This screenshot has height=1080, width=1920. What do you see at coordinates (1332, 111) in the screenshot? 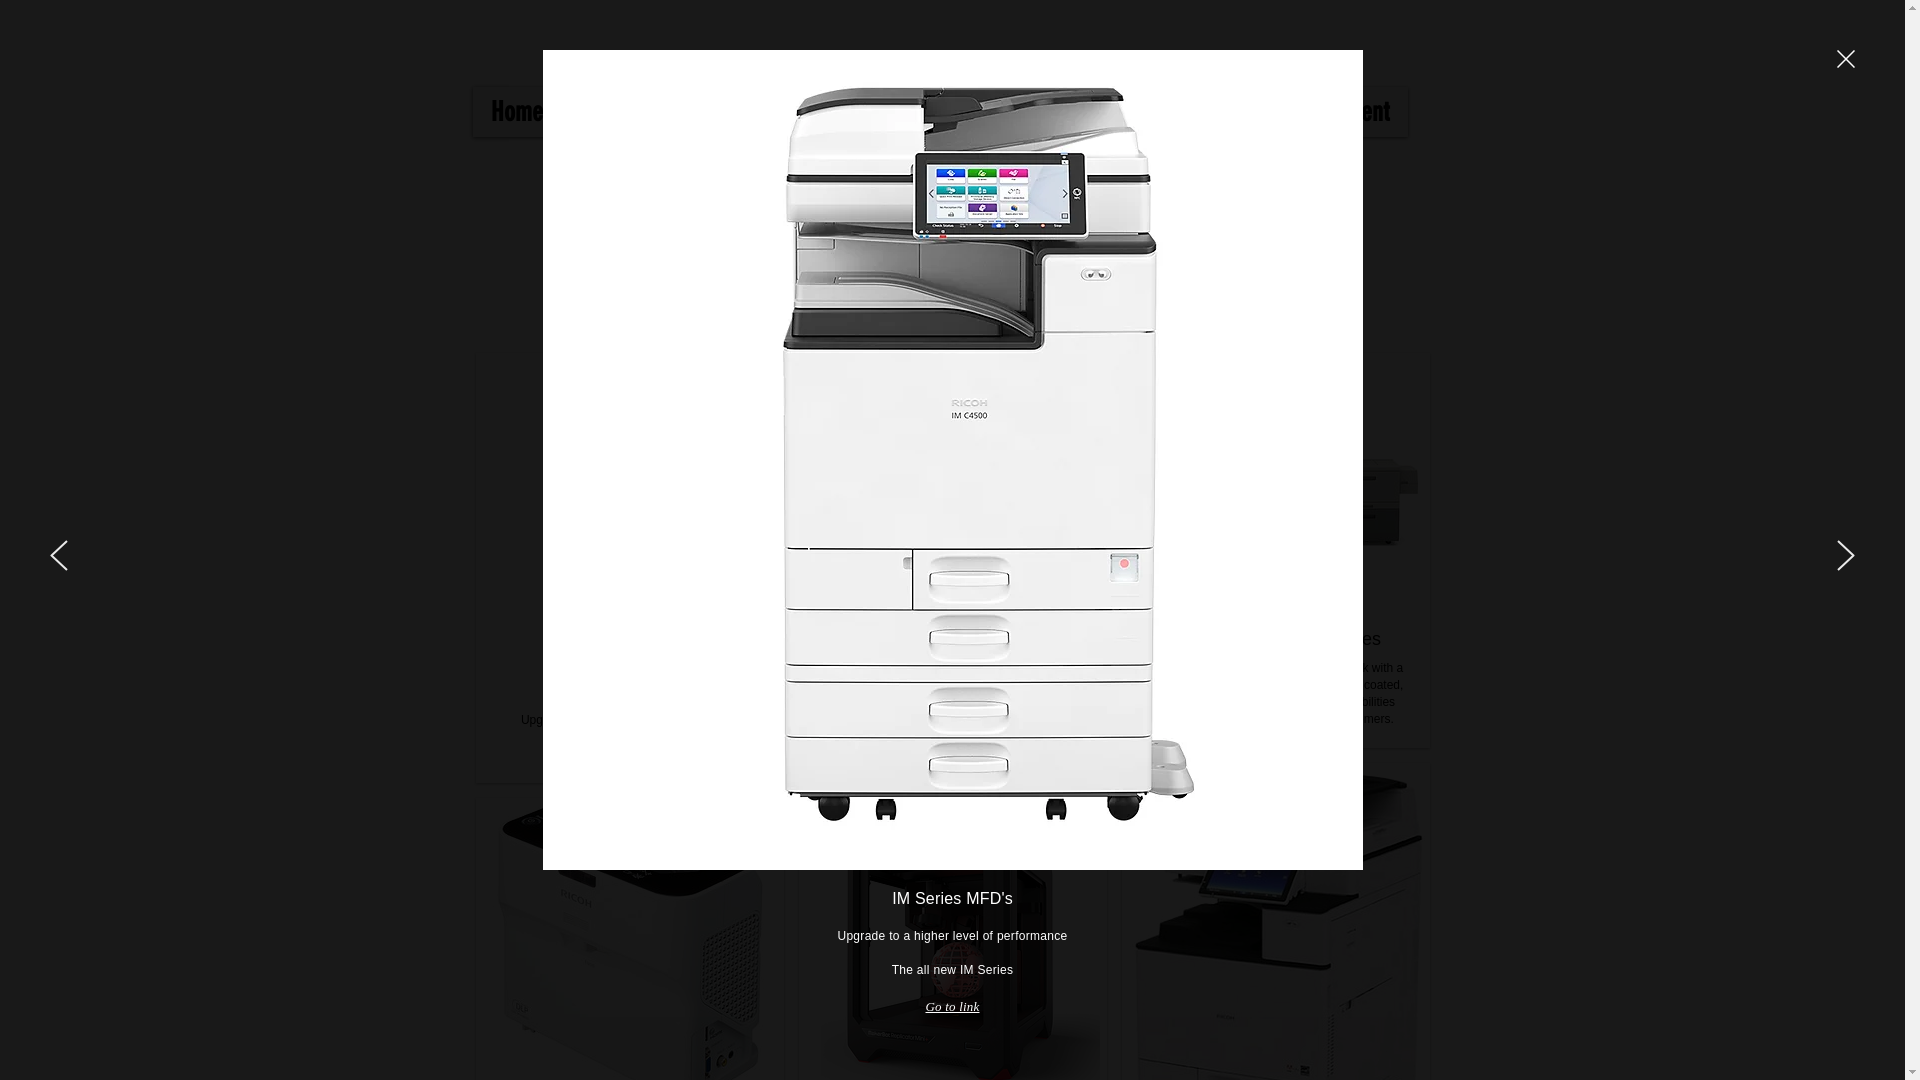
I see `'Environment'` at bounding box center [1332, 111].